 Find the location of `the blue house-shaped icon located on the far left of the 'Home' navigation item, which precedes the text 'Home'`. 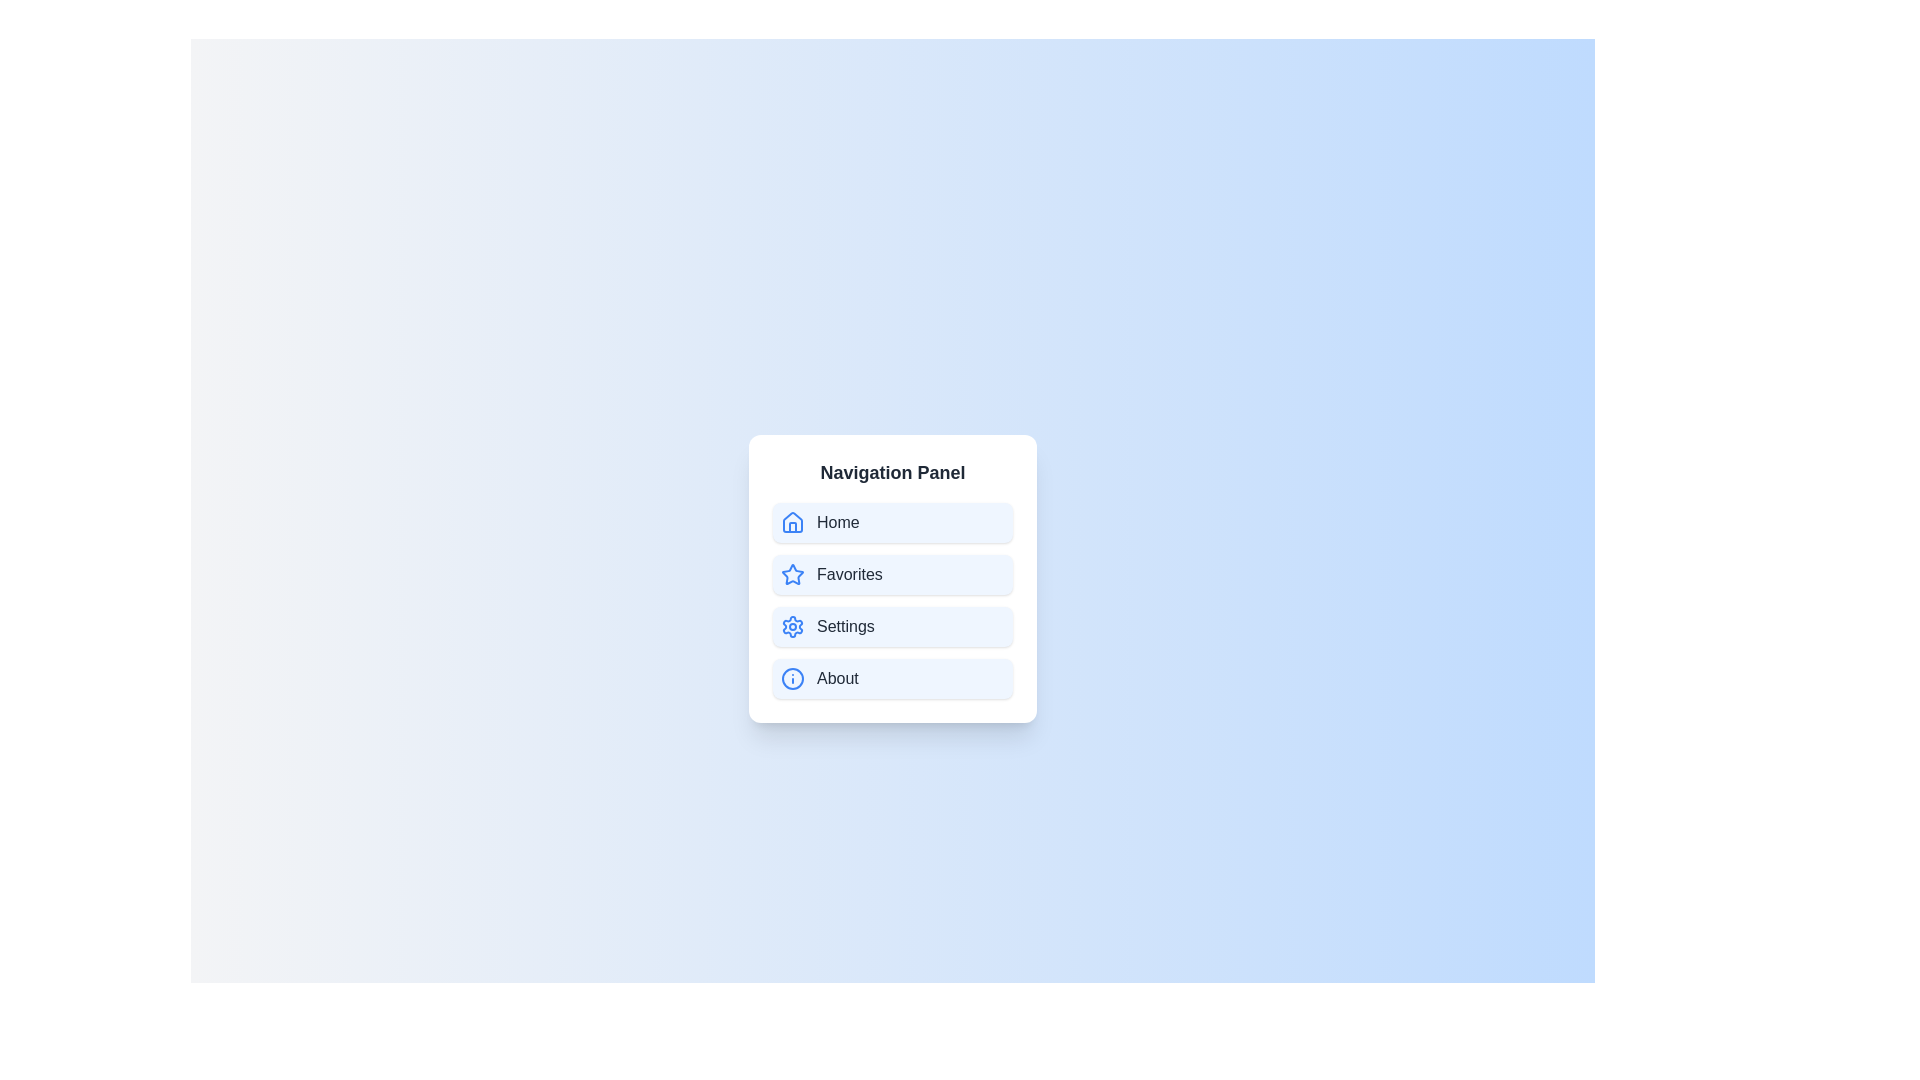

the blue house-shaped icon located on the far left of the 'Home' navigation item, which precedes the text 'Home' is located at coordinates (791, 522).